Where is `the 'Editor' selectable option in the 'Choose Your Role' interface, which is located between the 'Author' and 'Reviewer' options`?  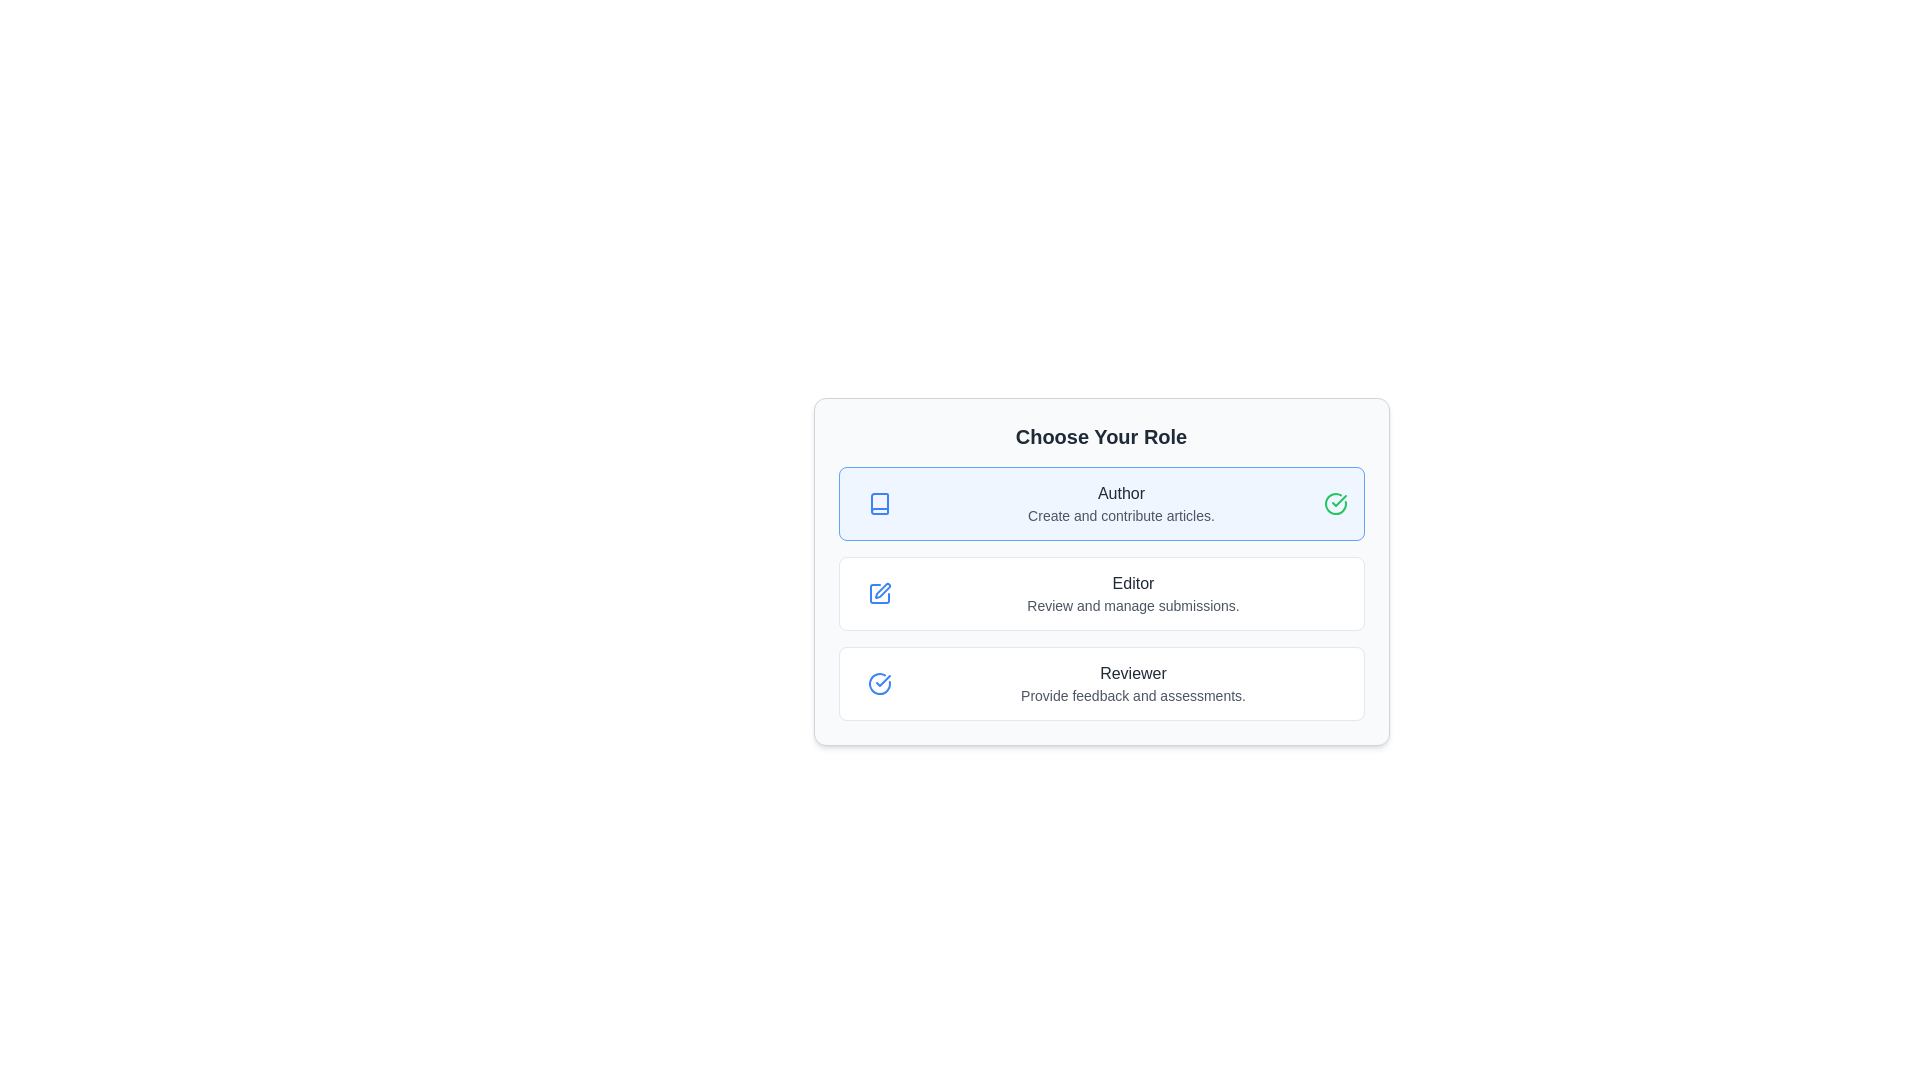 the 'Editor' selectable option in the 'Choose Your Role' interface, which is located between the 'Author' and 'Reviewer' options is located at coordinates (1100, 593).